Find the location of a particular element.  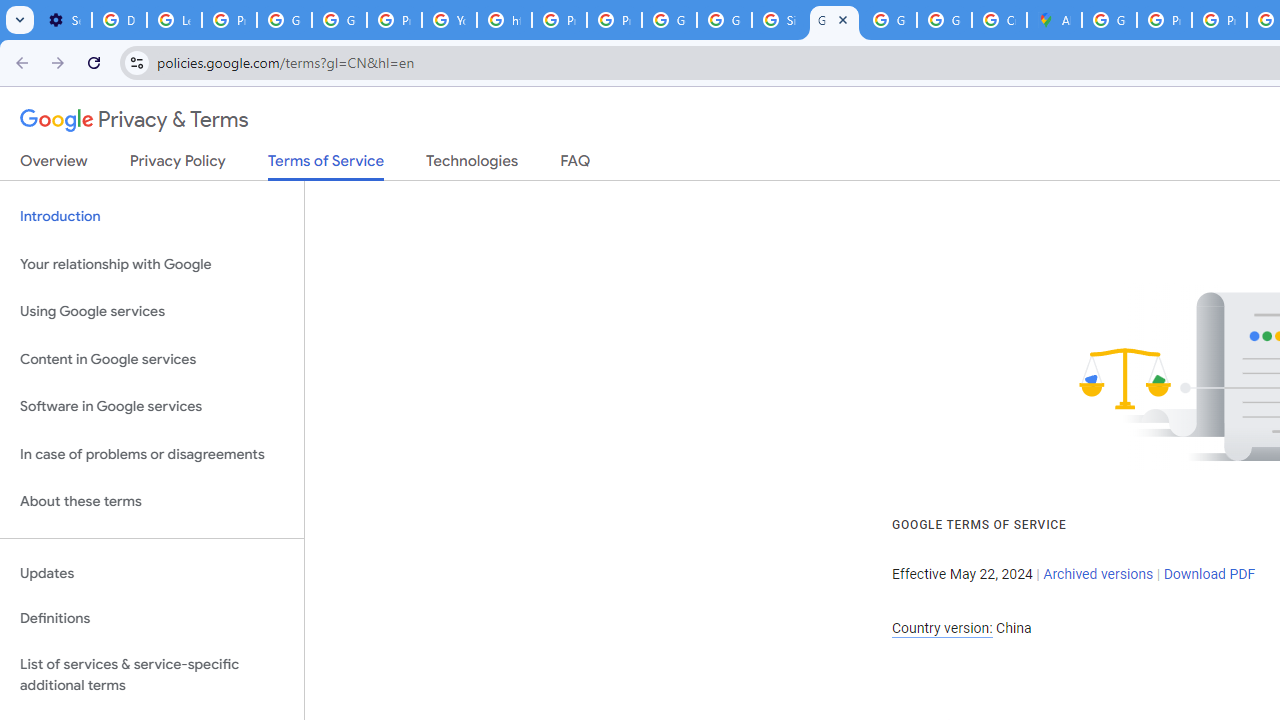

'In case of problems or disagreements' is located at coordinates (151, 454).